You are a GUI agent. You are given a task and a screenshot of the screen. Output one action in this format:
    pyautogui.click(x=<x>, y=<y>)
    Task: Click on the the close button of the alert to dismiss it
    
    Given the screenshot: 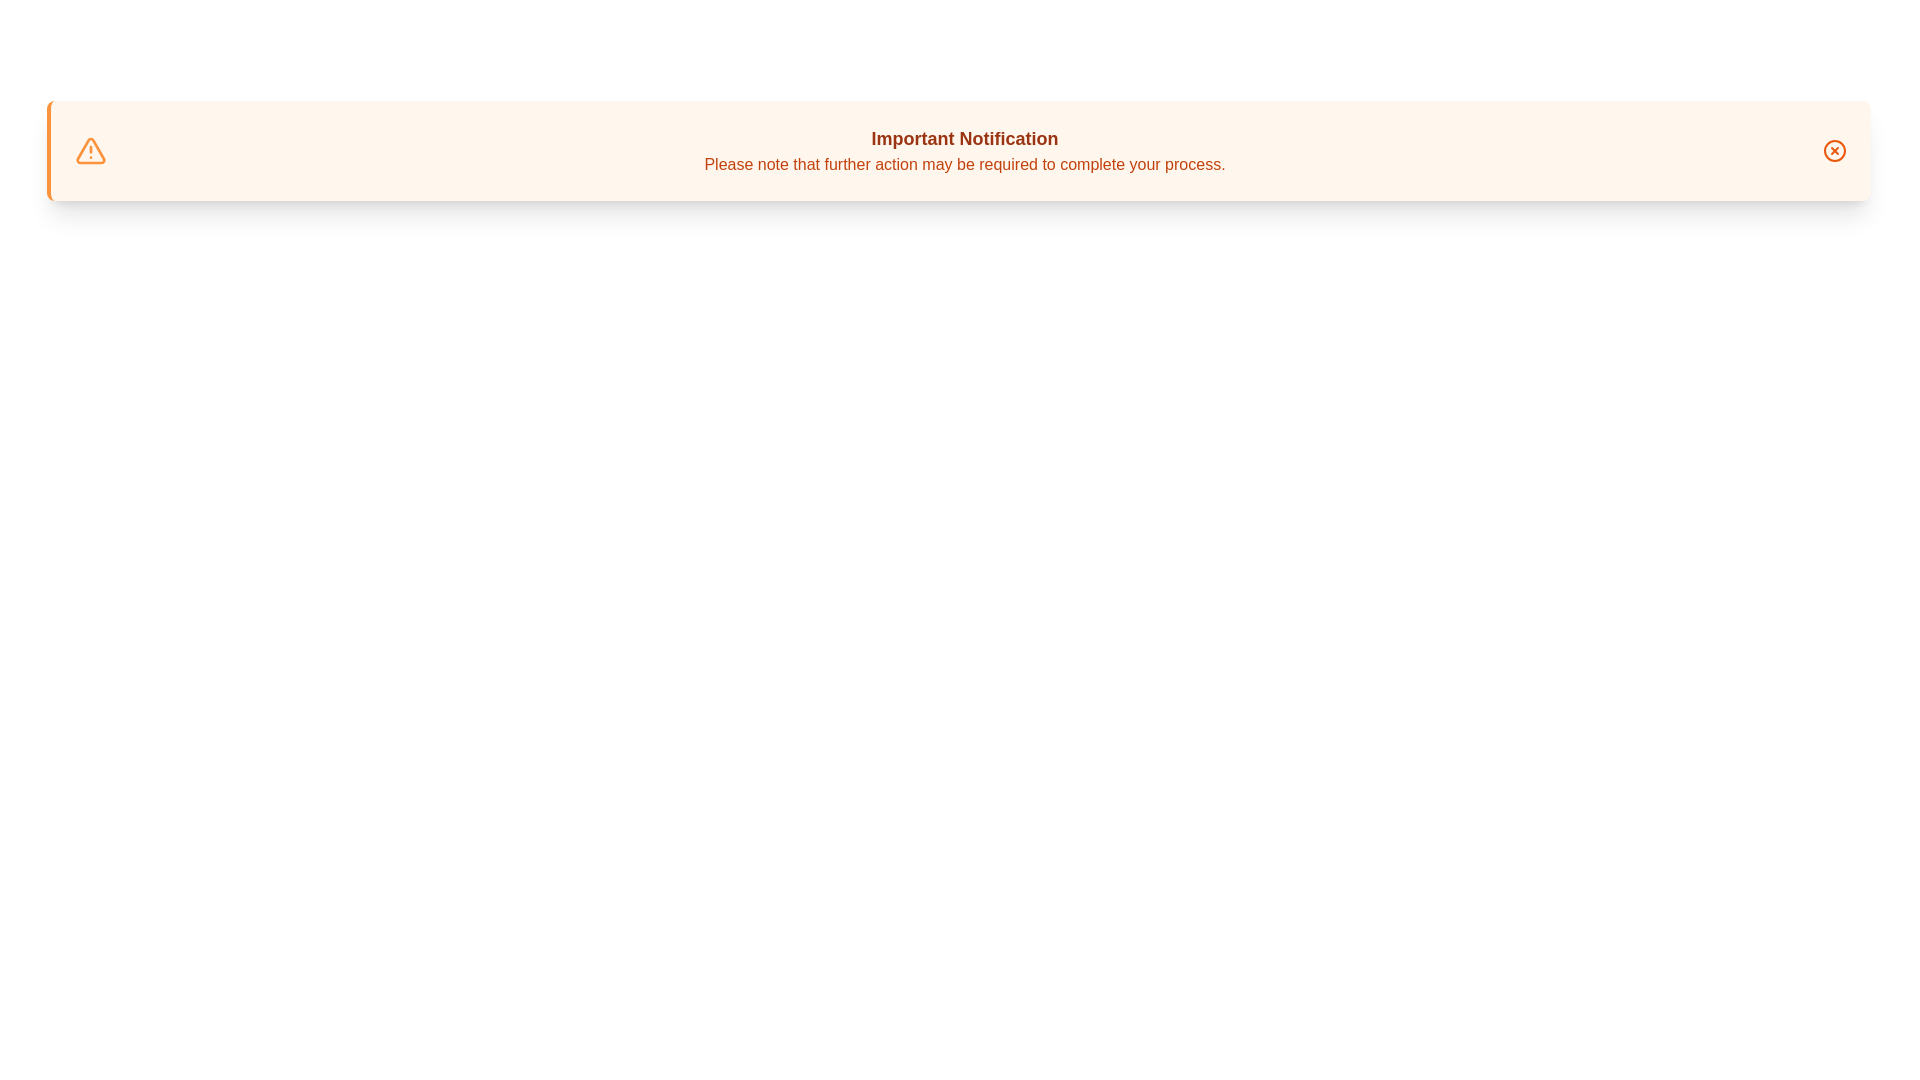 What is the action you would take?
    pyautogui.click(x=1834, y=149)
    